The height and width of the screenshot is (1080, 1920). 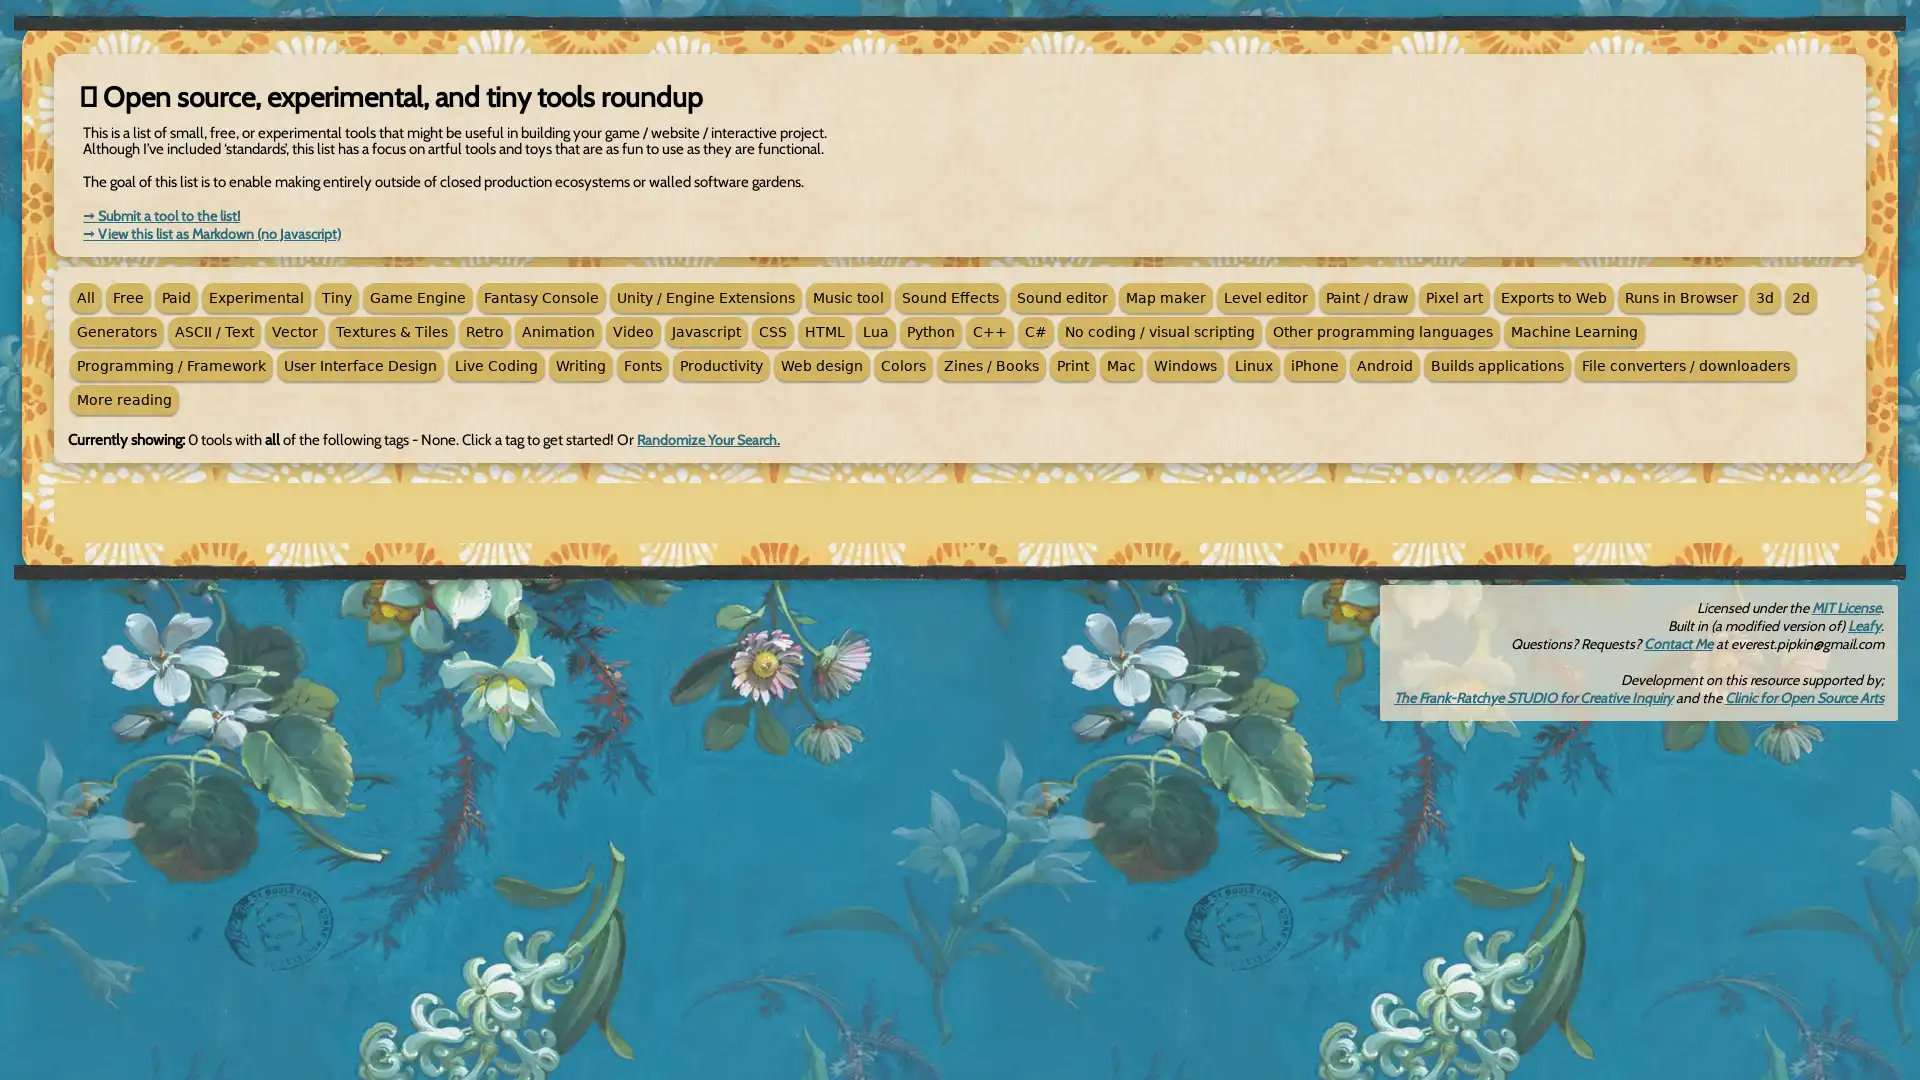 What do you see at coordinates (705, 297) in the screenshot?
I see `Unity / Engine Extensions` at bounding box center [705, 297].